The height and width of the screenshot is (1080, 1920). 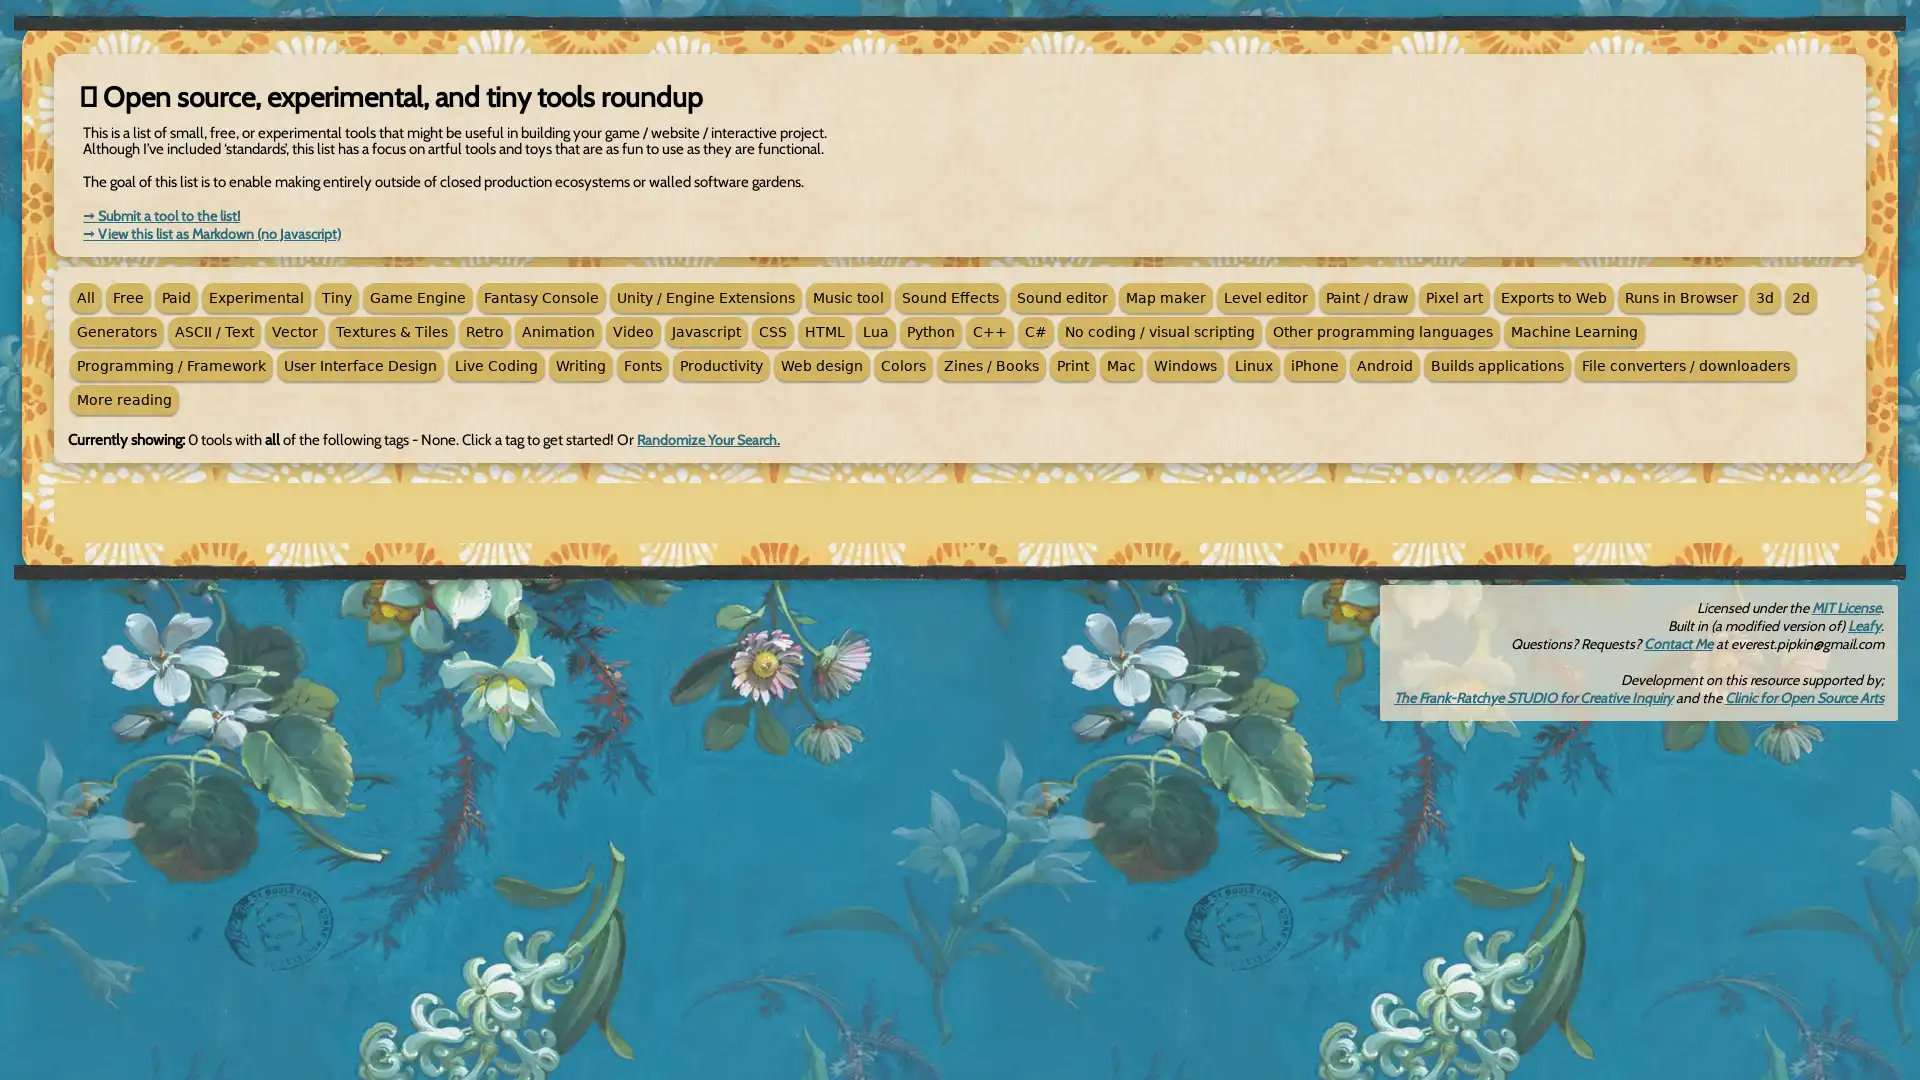 What do you see at coordinates (705, 297) in the screenshot?
I see `Unity / Engine Extensions` at bounding box center [705, 297].